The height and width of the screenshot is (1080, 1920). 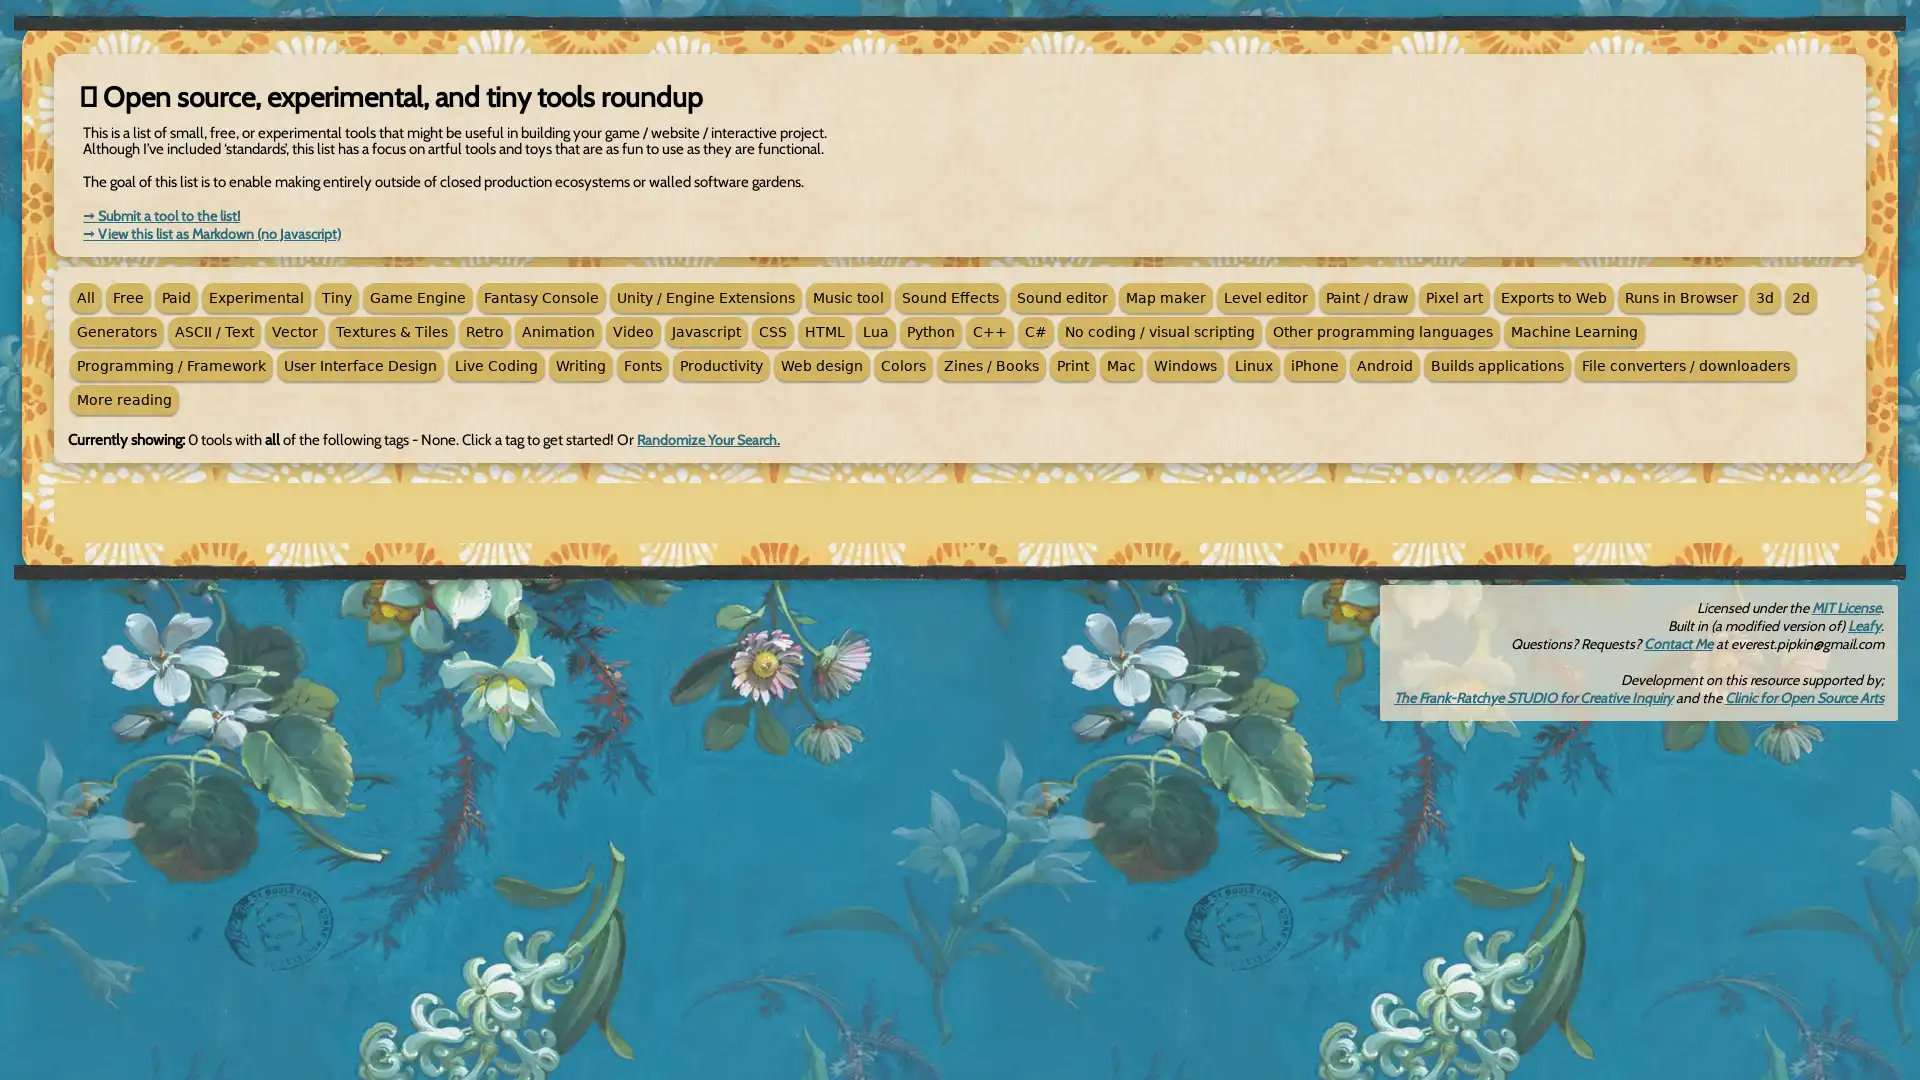 What do you see at coordinates (705, 297) in the screenshot?
I see `Unity / Engine Extensions` at bounding box center [705, 297].